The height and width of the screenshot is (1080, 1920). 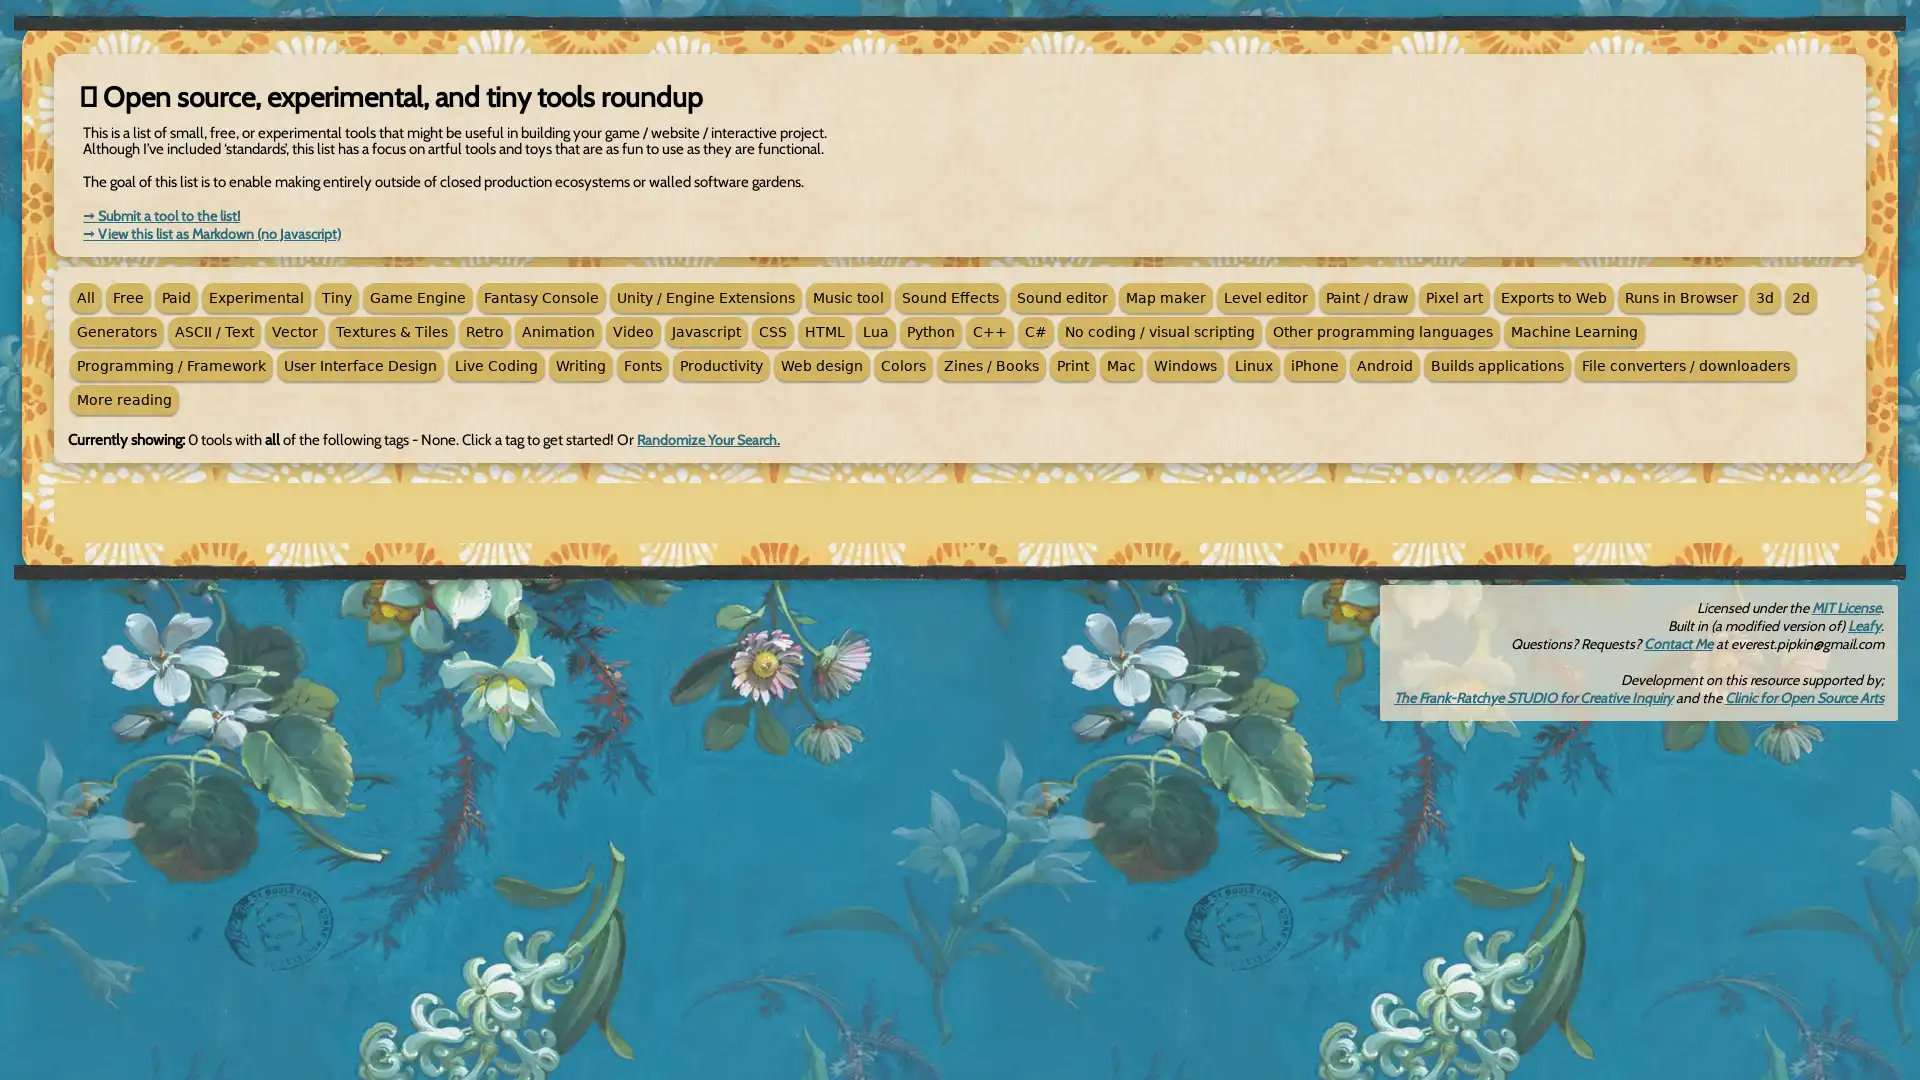 What do you see at coordinates (705, 297) in the screenshot?
I see `Unity / Engine Extensions` at bounding box center [705, 297].